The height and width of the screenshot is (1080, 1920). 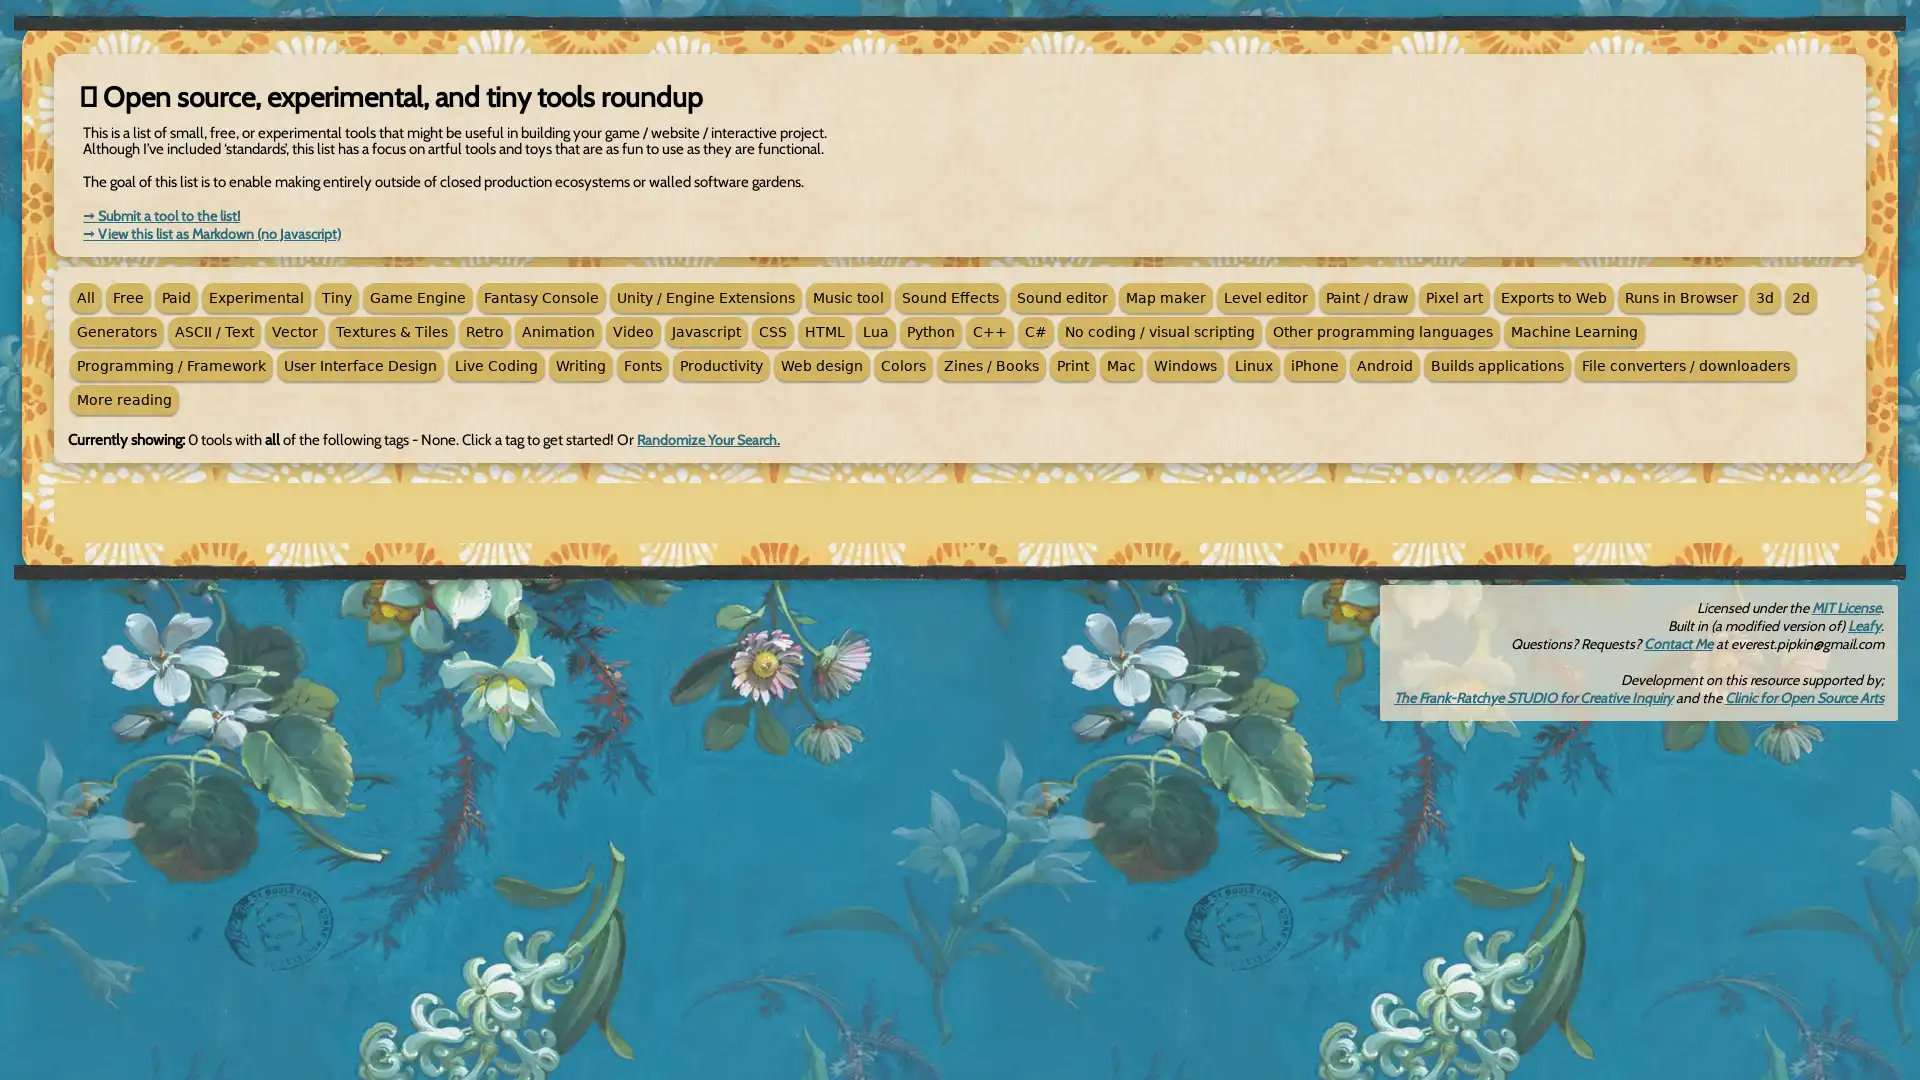 What do you see at coordinates (705, 297) in the screenshot?
I see `Unity / Engine Extensions` at bounding box center [705, 297].